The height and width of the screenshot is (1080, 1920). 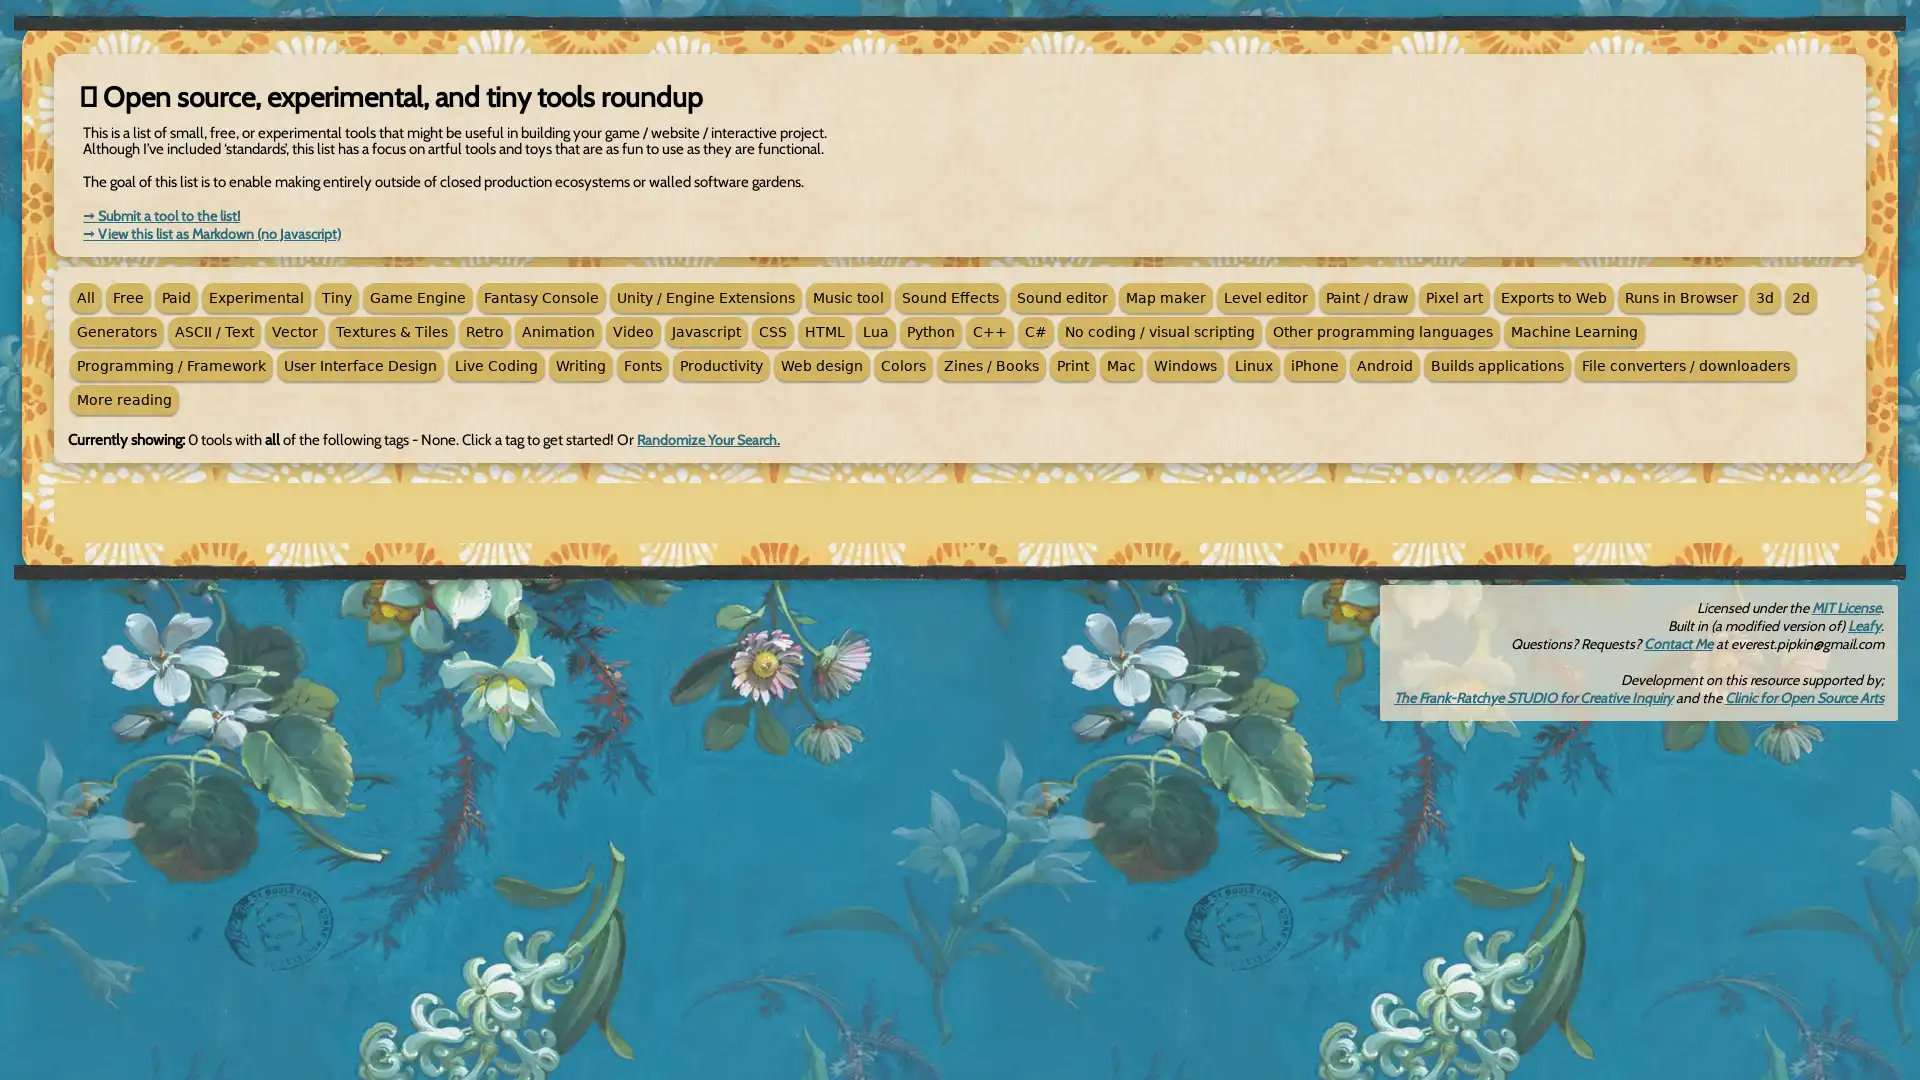 What do you see at coordinates (705, 297) in the screenshot?
I see `Unity / Engine Extensions` at bounding box center [705, 297].